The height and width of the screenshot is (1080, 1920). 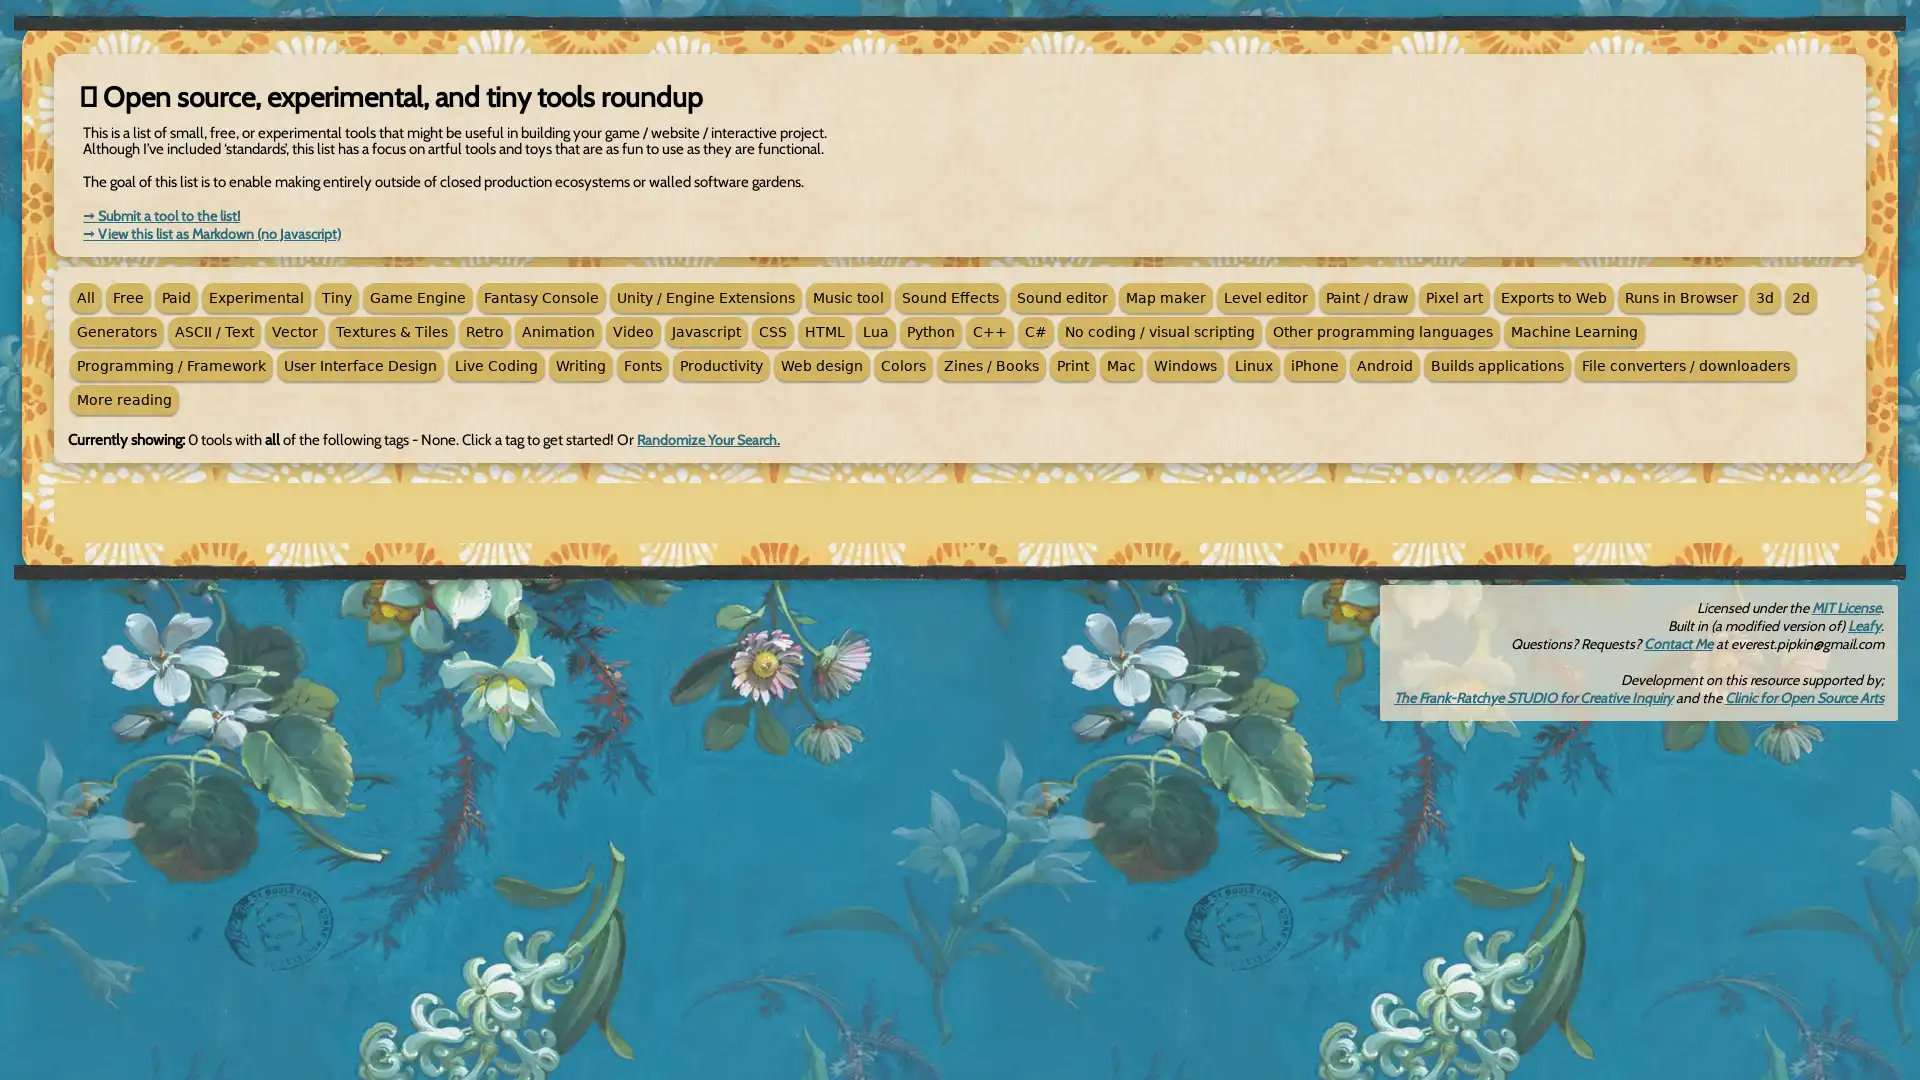 What do you see at coordinates (705, 297) in the screenshot?
I see `Unity / Engine Extensions` at bounding box center [705, 297].